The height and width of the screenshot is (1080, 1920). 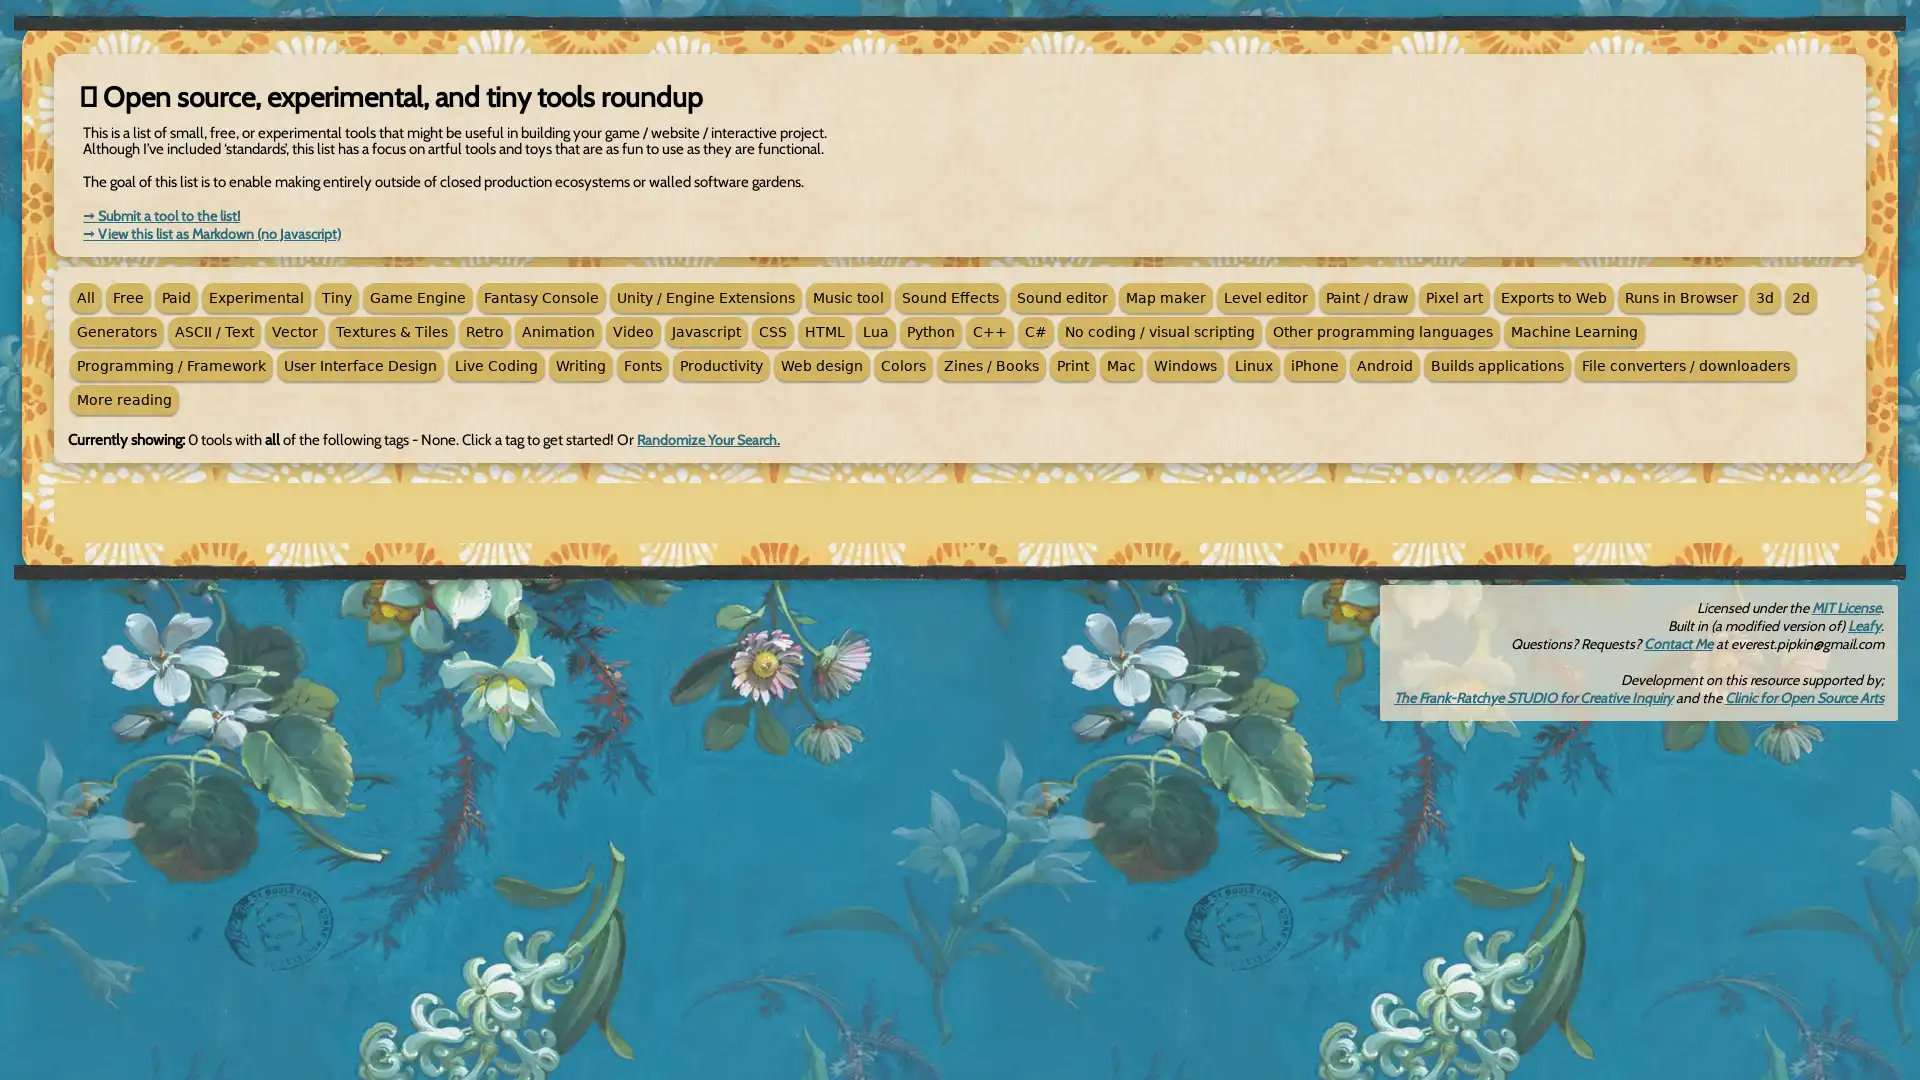 What do you see at coordinates (705, 297) in the screenshot?
I see `Unity / Engine Extensions` at bounding box center [705, 297].